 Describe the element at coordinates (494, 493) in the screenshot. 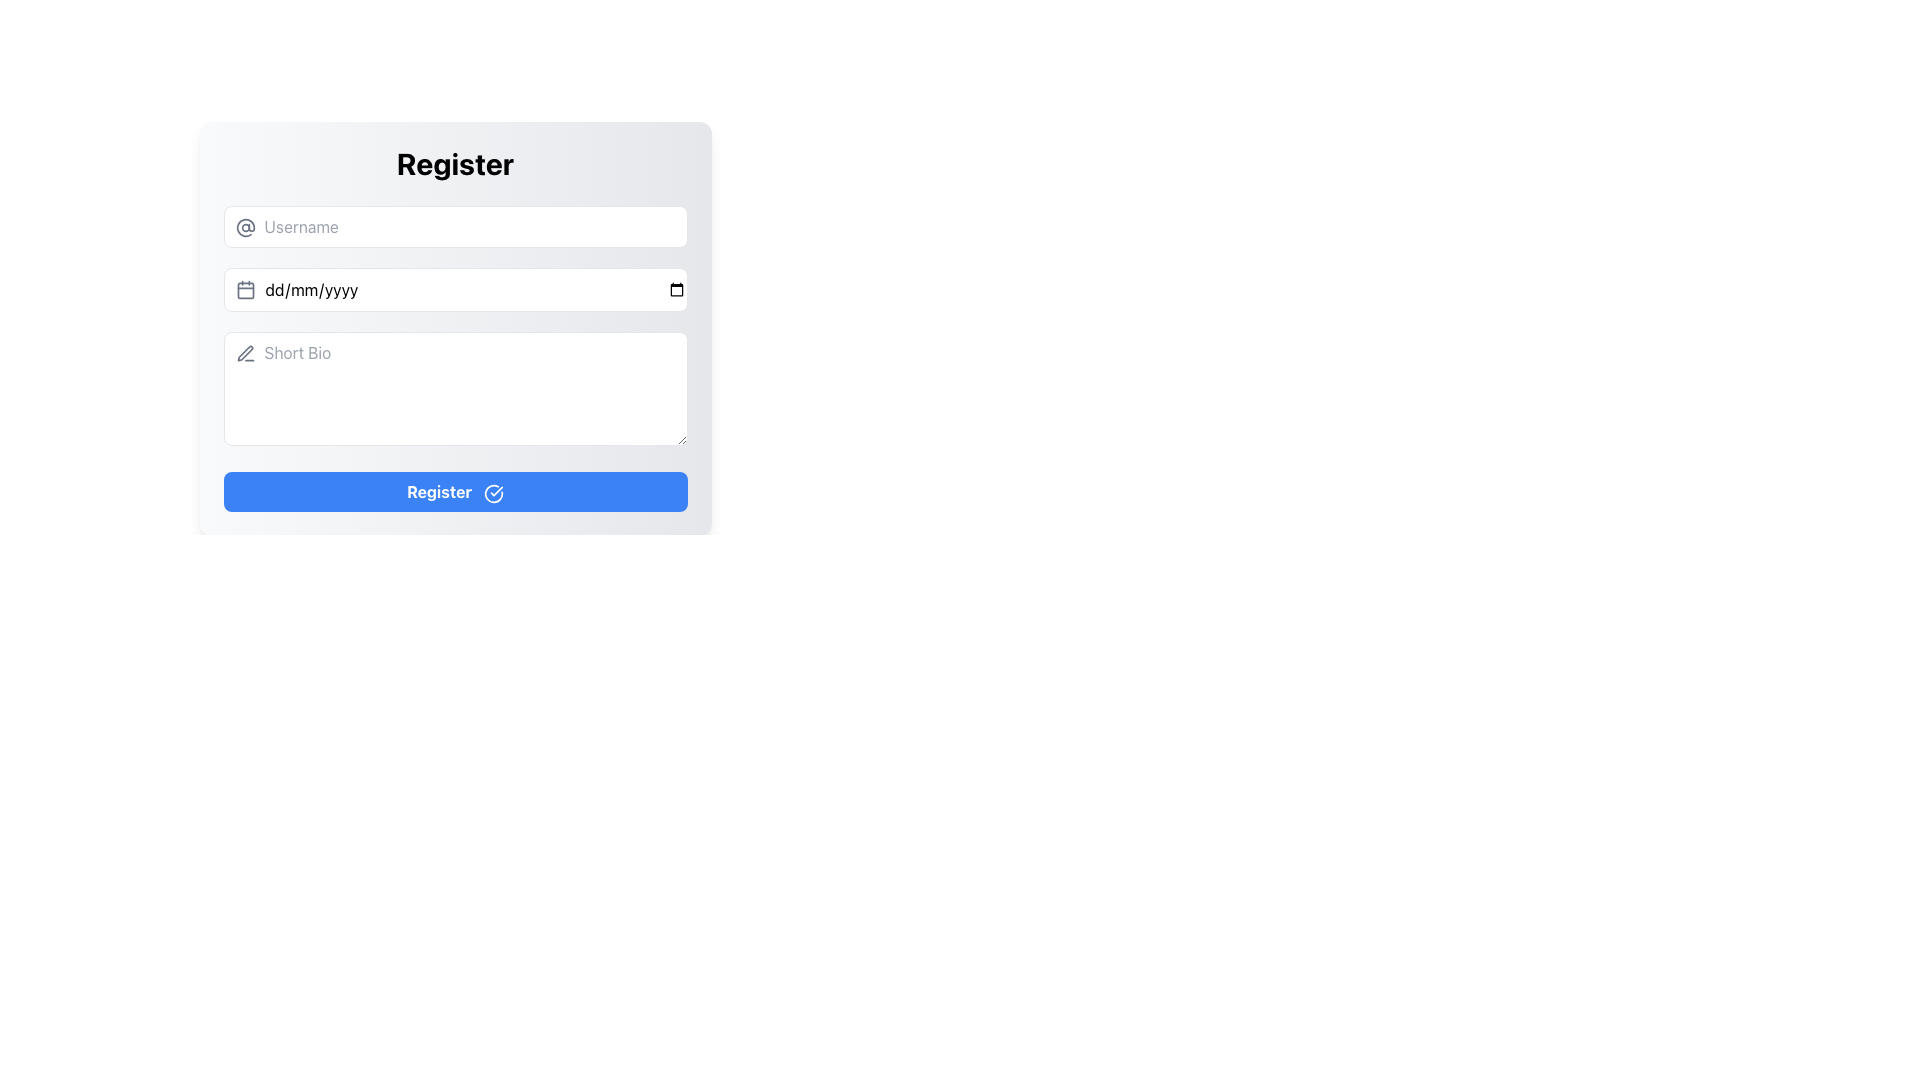

I see `the circular icon with a checkmark inside, which is located at the far right side of the 'Register' button, centrally aligned within the button's vertical bounds` at that location.